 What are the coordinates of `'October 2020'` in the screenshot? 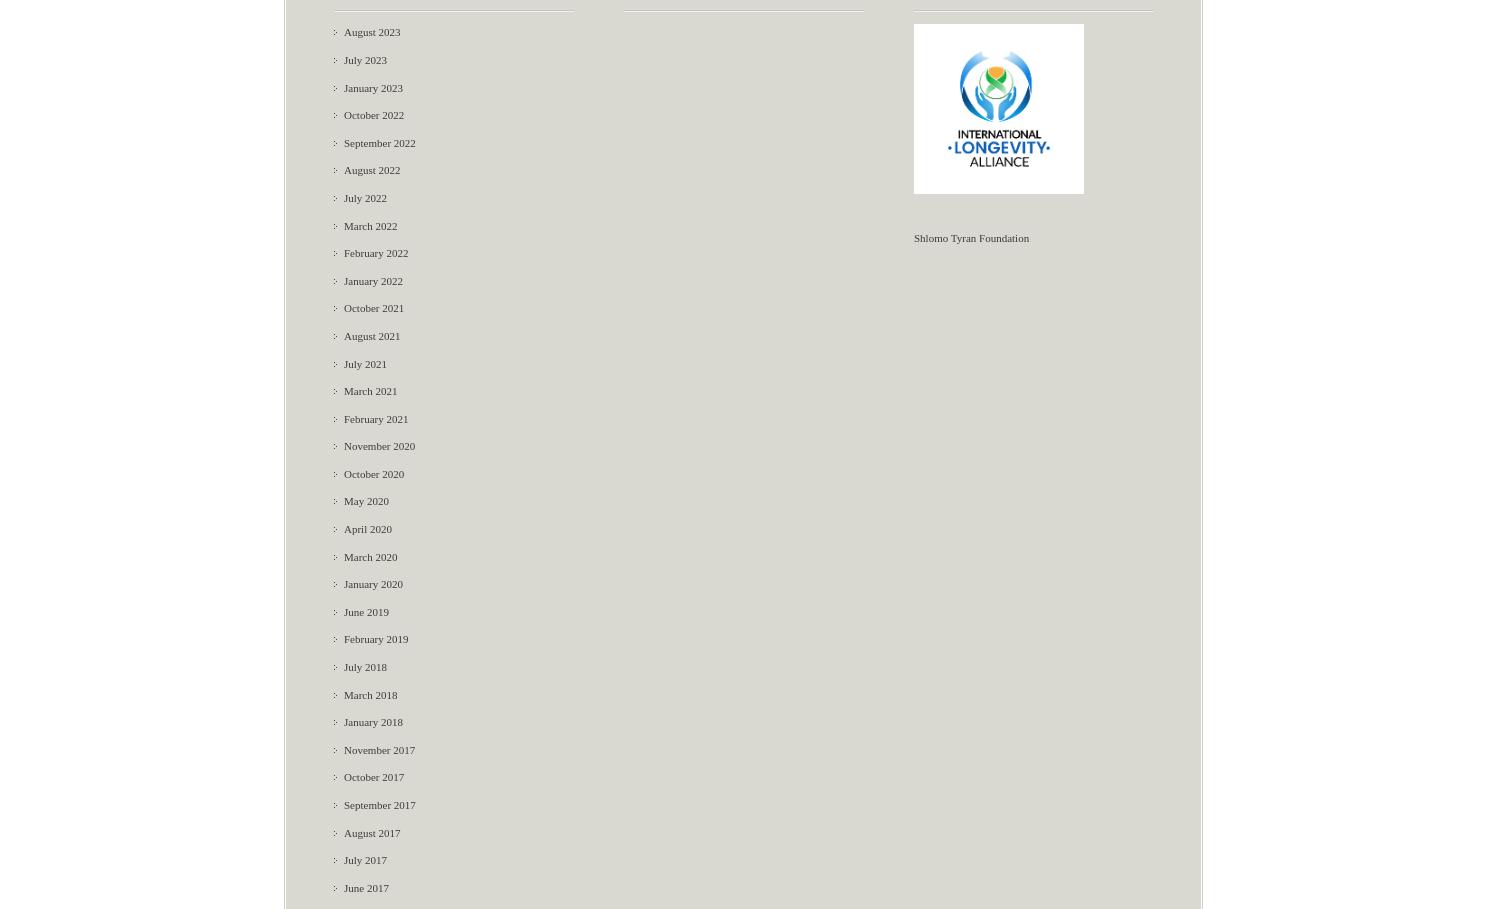 It's located at (372, 473).